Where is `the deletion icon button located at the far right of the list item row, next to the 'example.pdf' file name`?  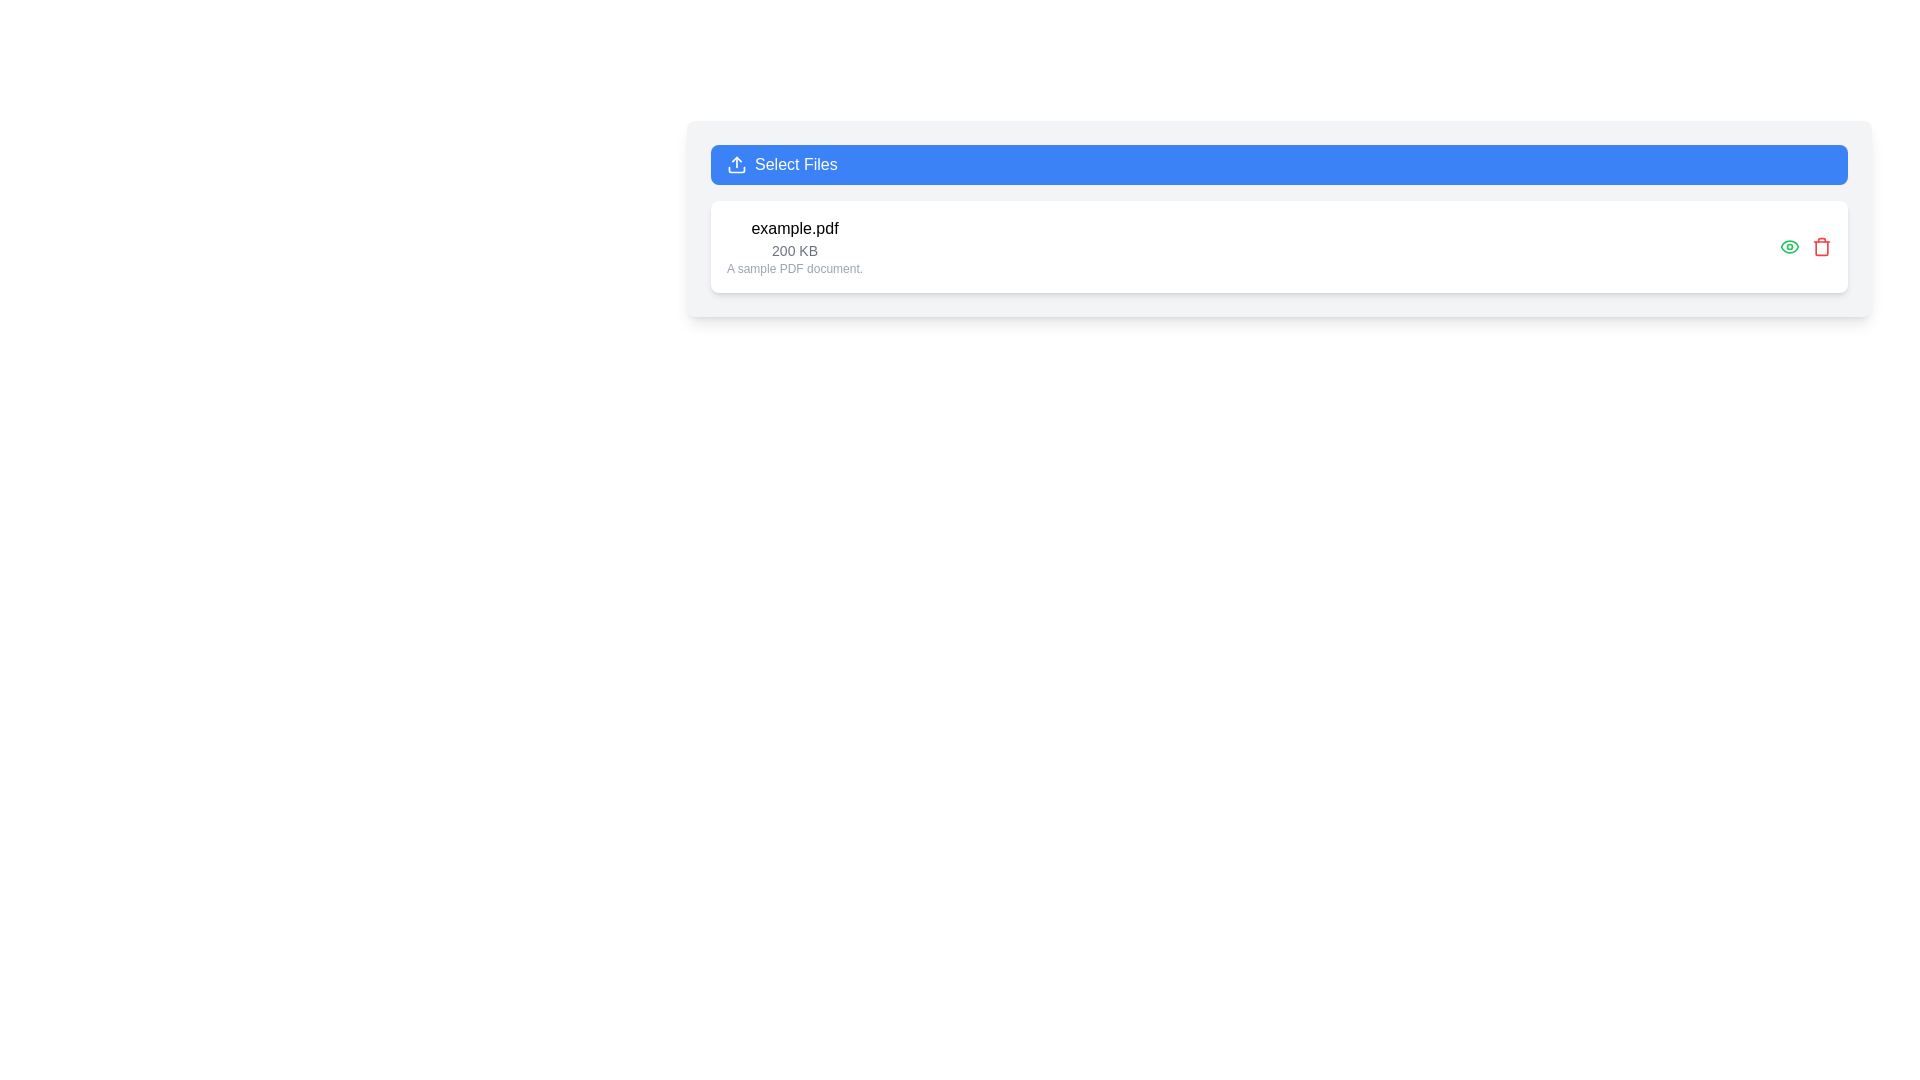 the deletion icon button located at the far right of the list item row, next to the 'example.pdf' file name is located at coordinates (1822, 246).